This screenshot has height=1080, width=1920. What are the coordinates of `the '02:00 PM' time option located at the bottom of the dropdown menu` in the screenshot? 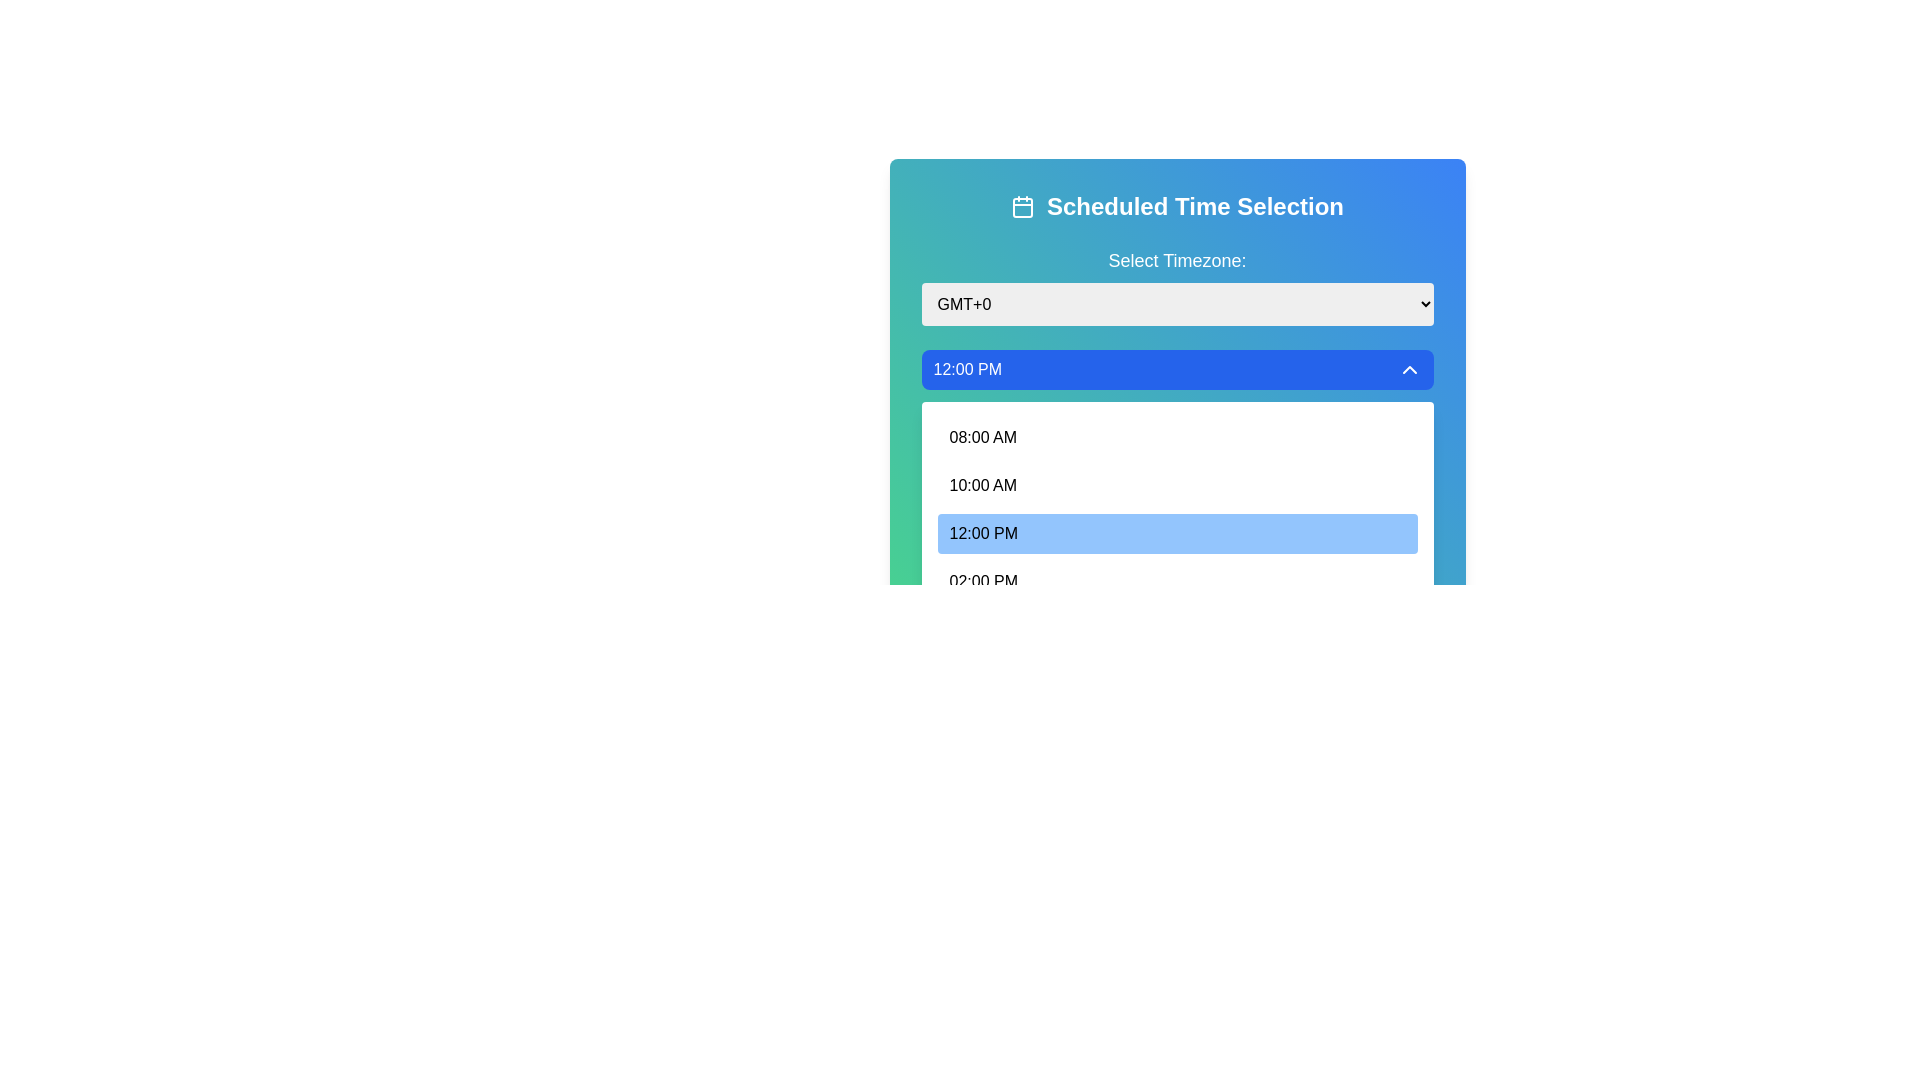 It's located at (983, 582).